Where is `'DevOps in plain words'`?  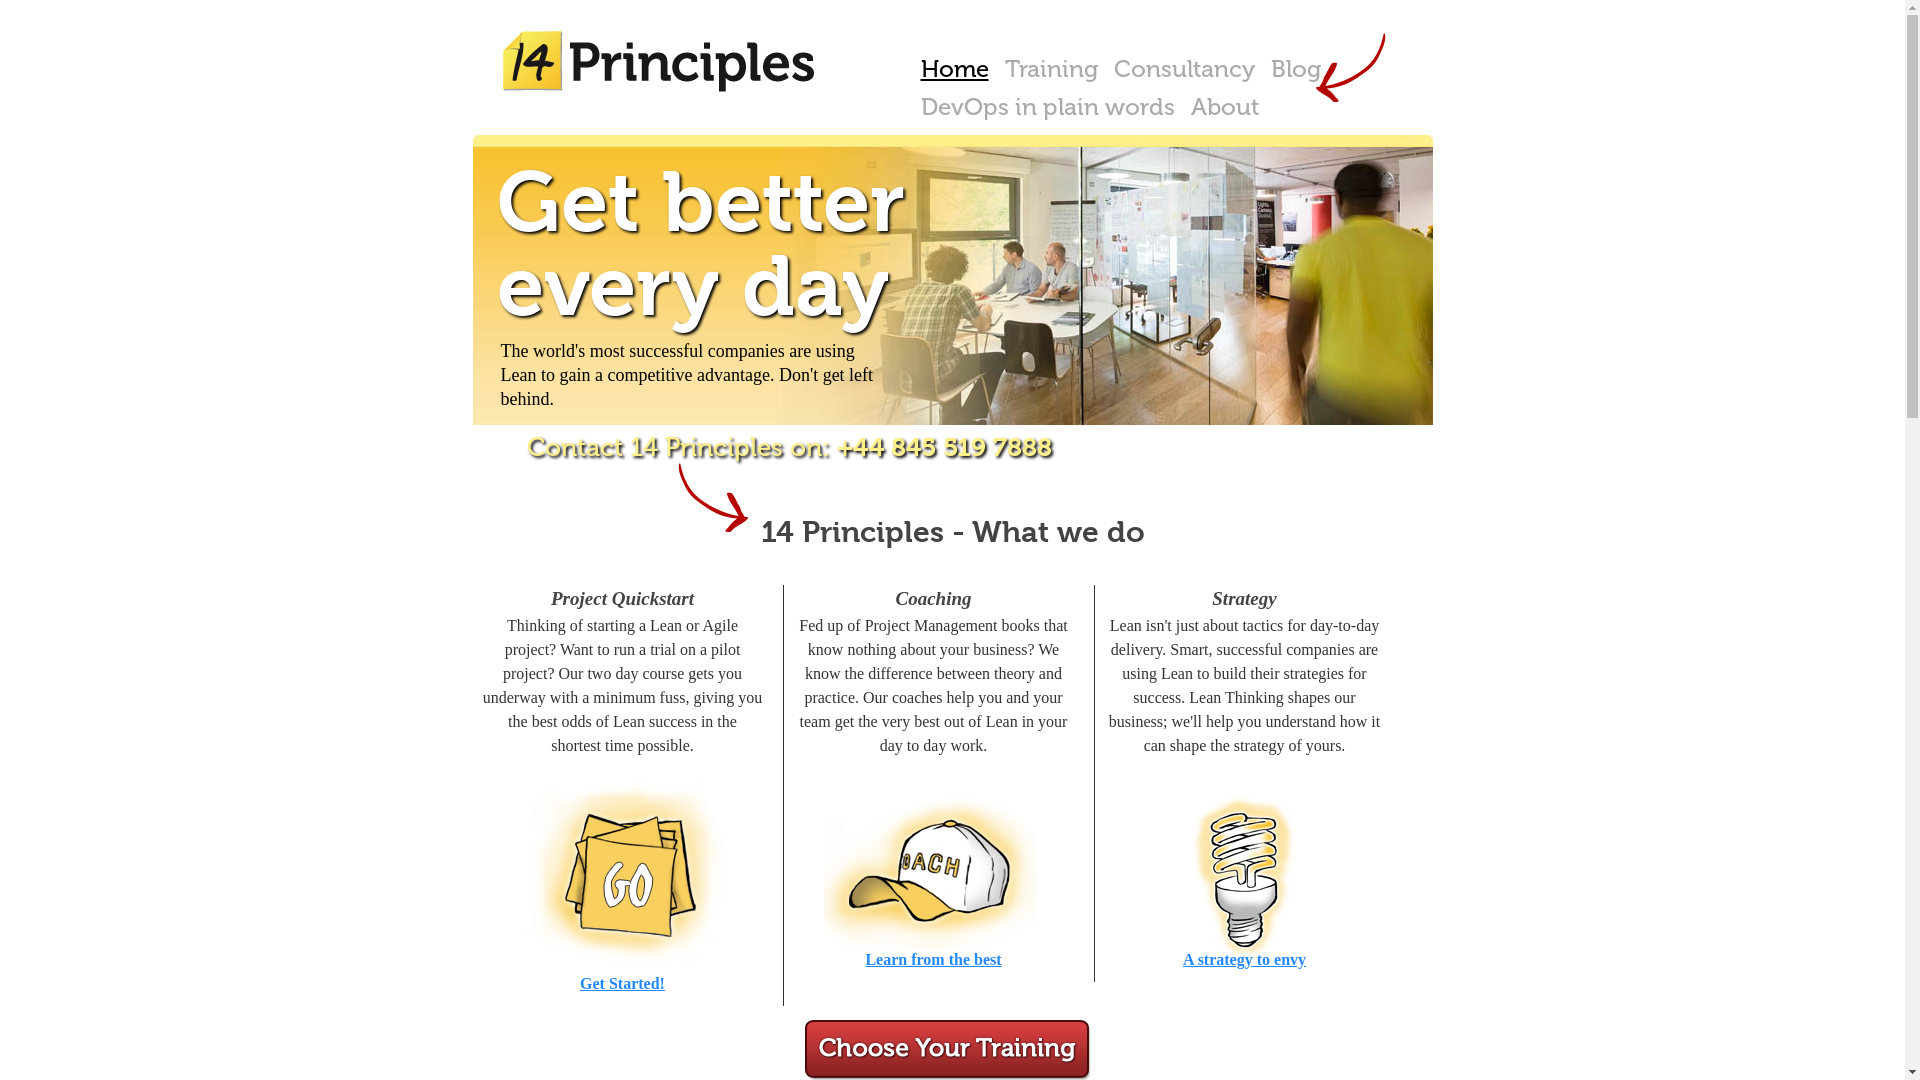
'DevOps in plain words' is located at coordinates (911, 107).